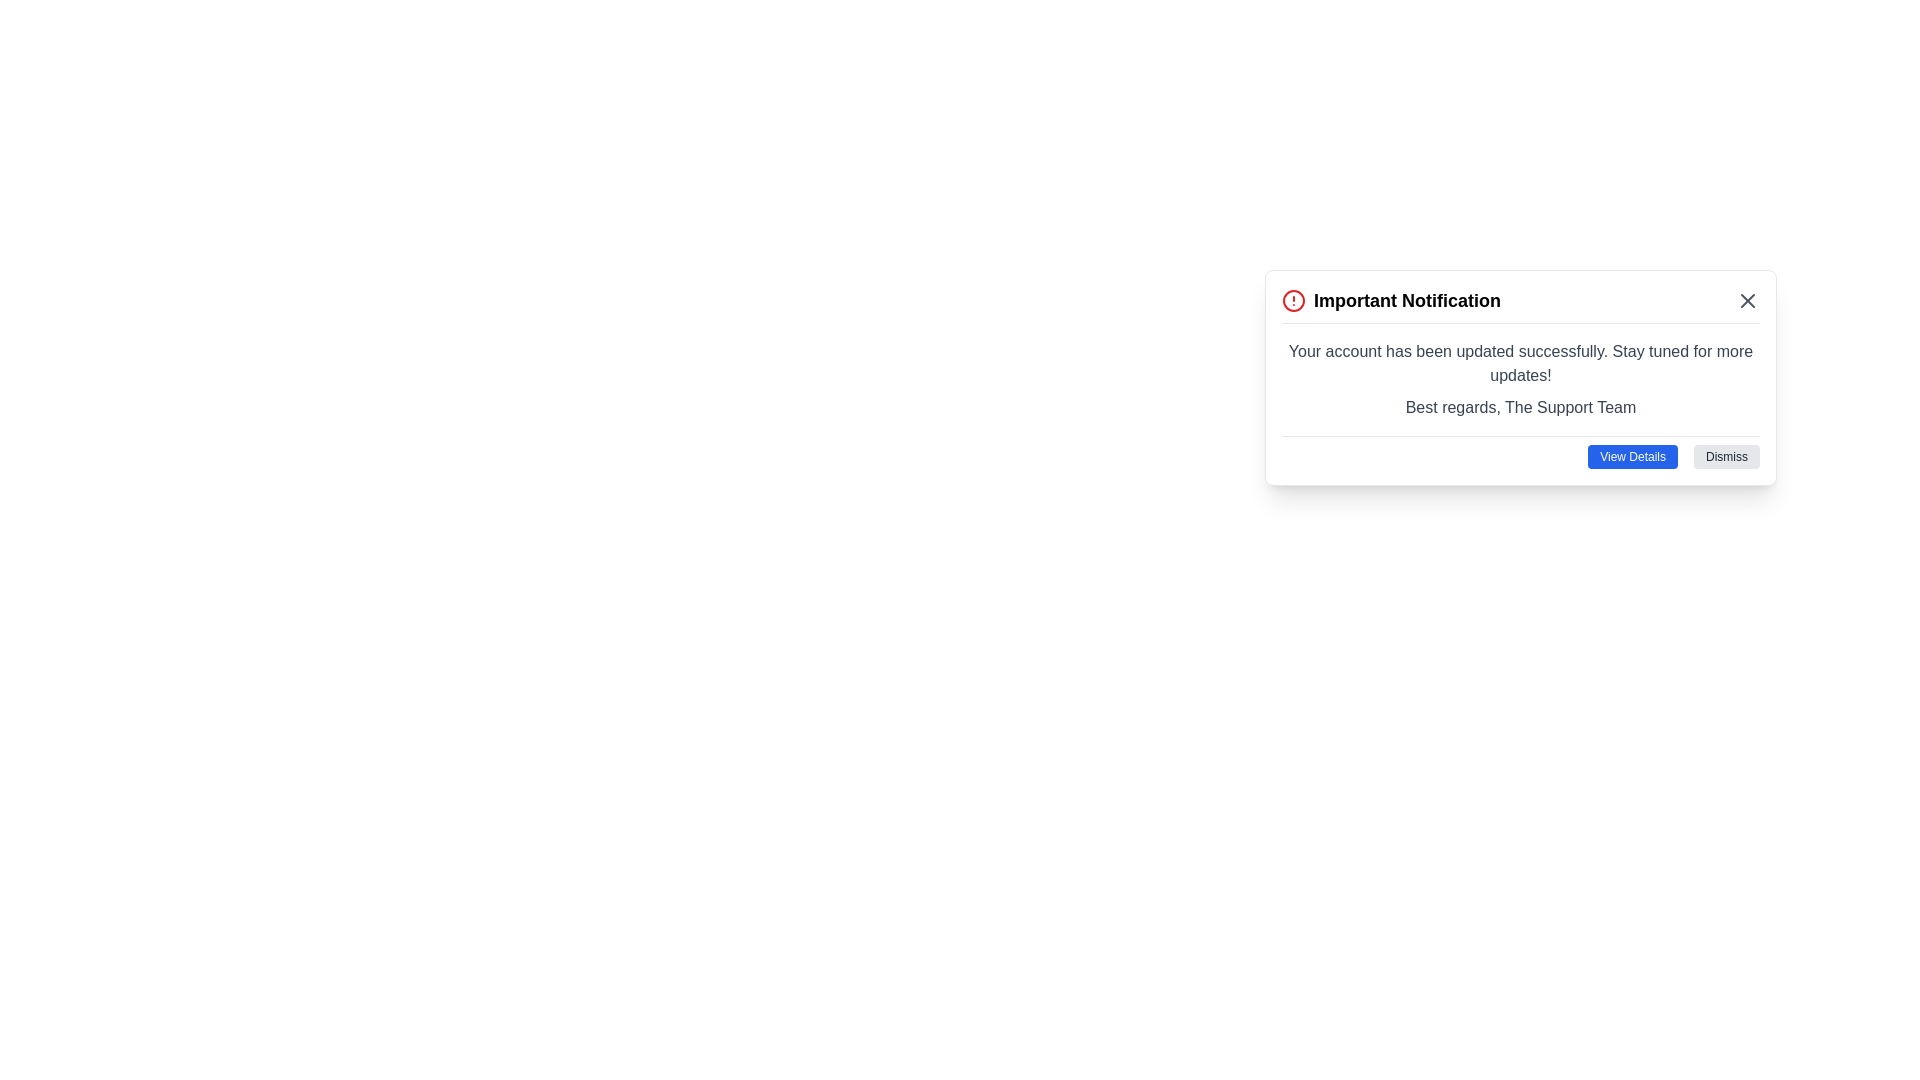  What do you see at coordinates (1633, 456) in the screenshot?
I see `the button located in the bottom-right corner of the notification card, to the left of the 'Dismiss' button, to proceed to the details` at bounding box center [1633, 456].